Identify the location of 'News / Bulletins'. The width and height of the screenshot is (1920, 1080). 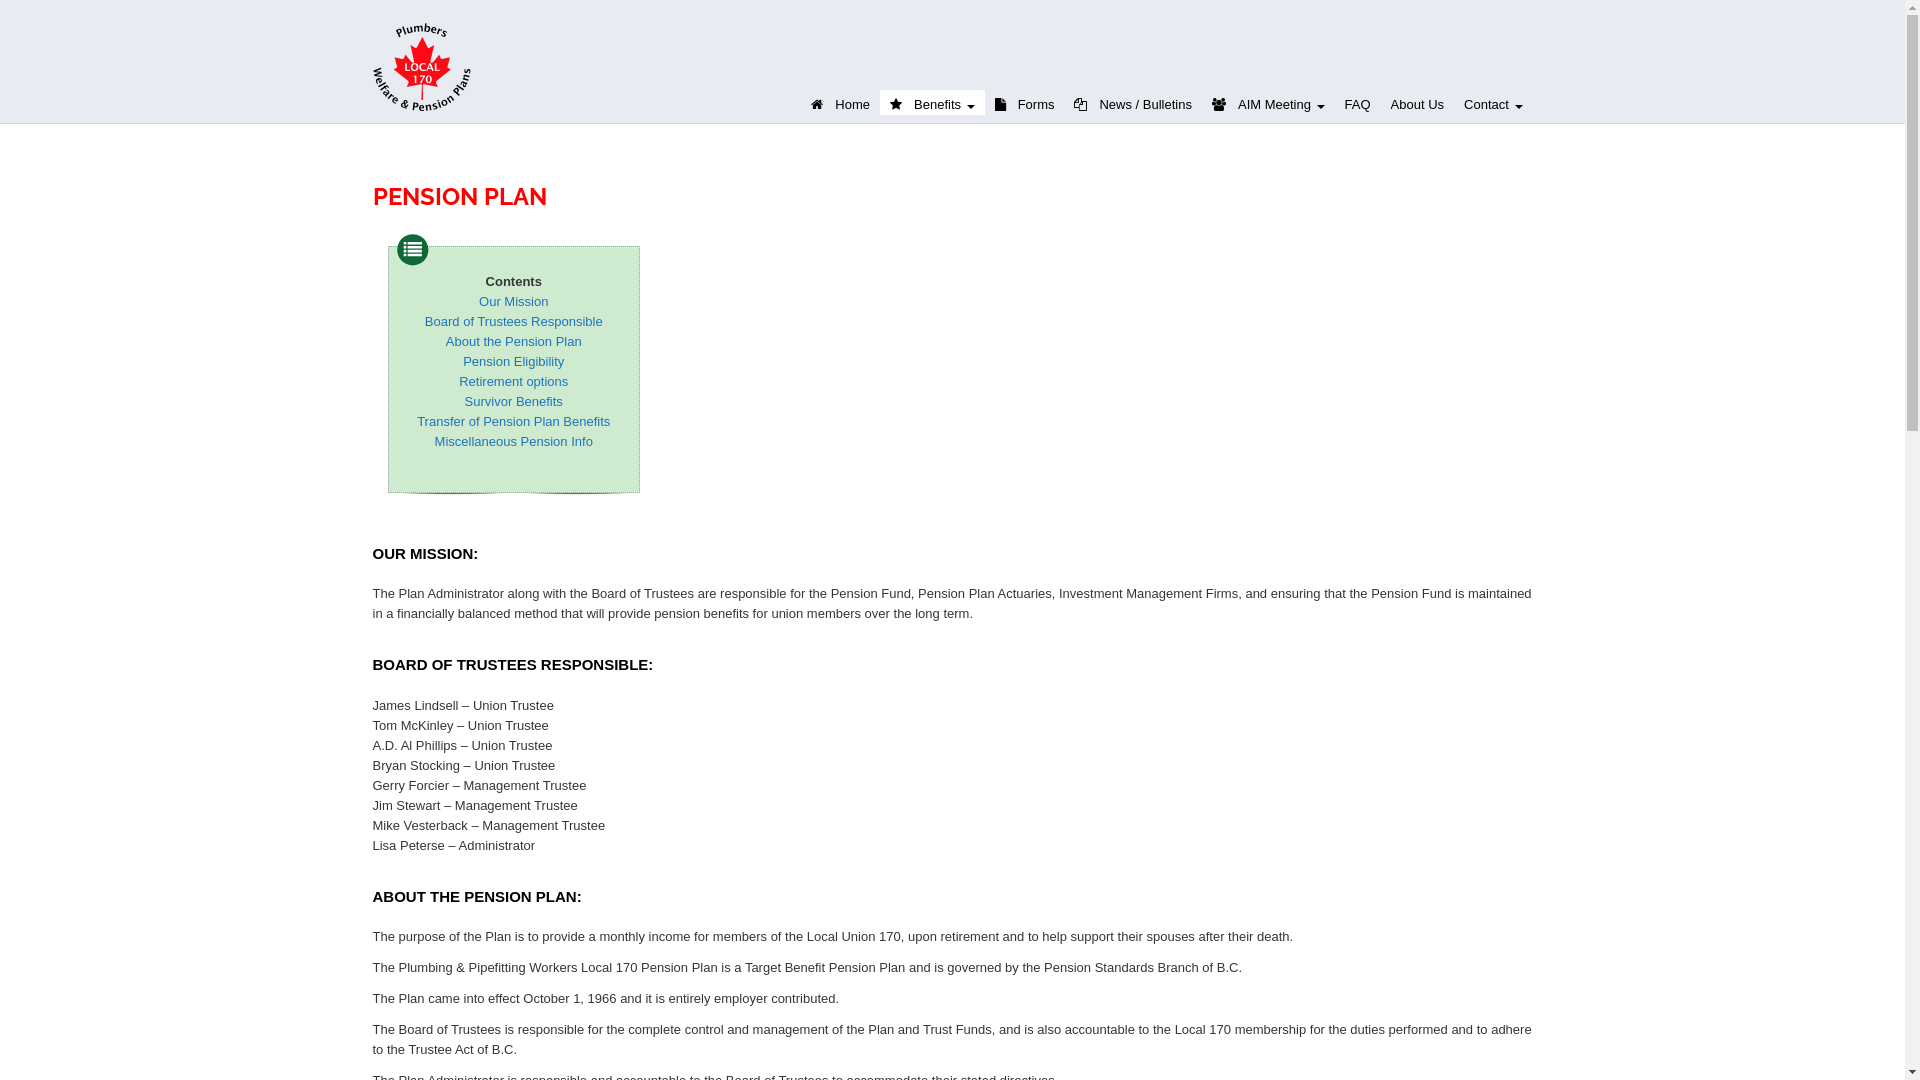
(1132, 102).